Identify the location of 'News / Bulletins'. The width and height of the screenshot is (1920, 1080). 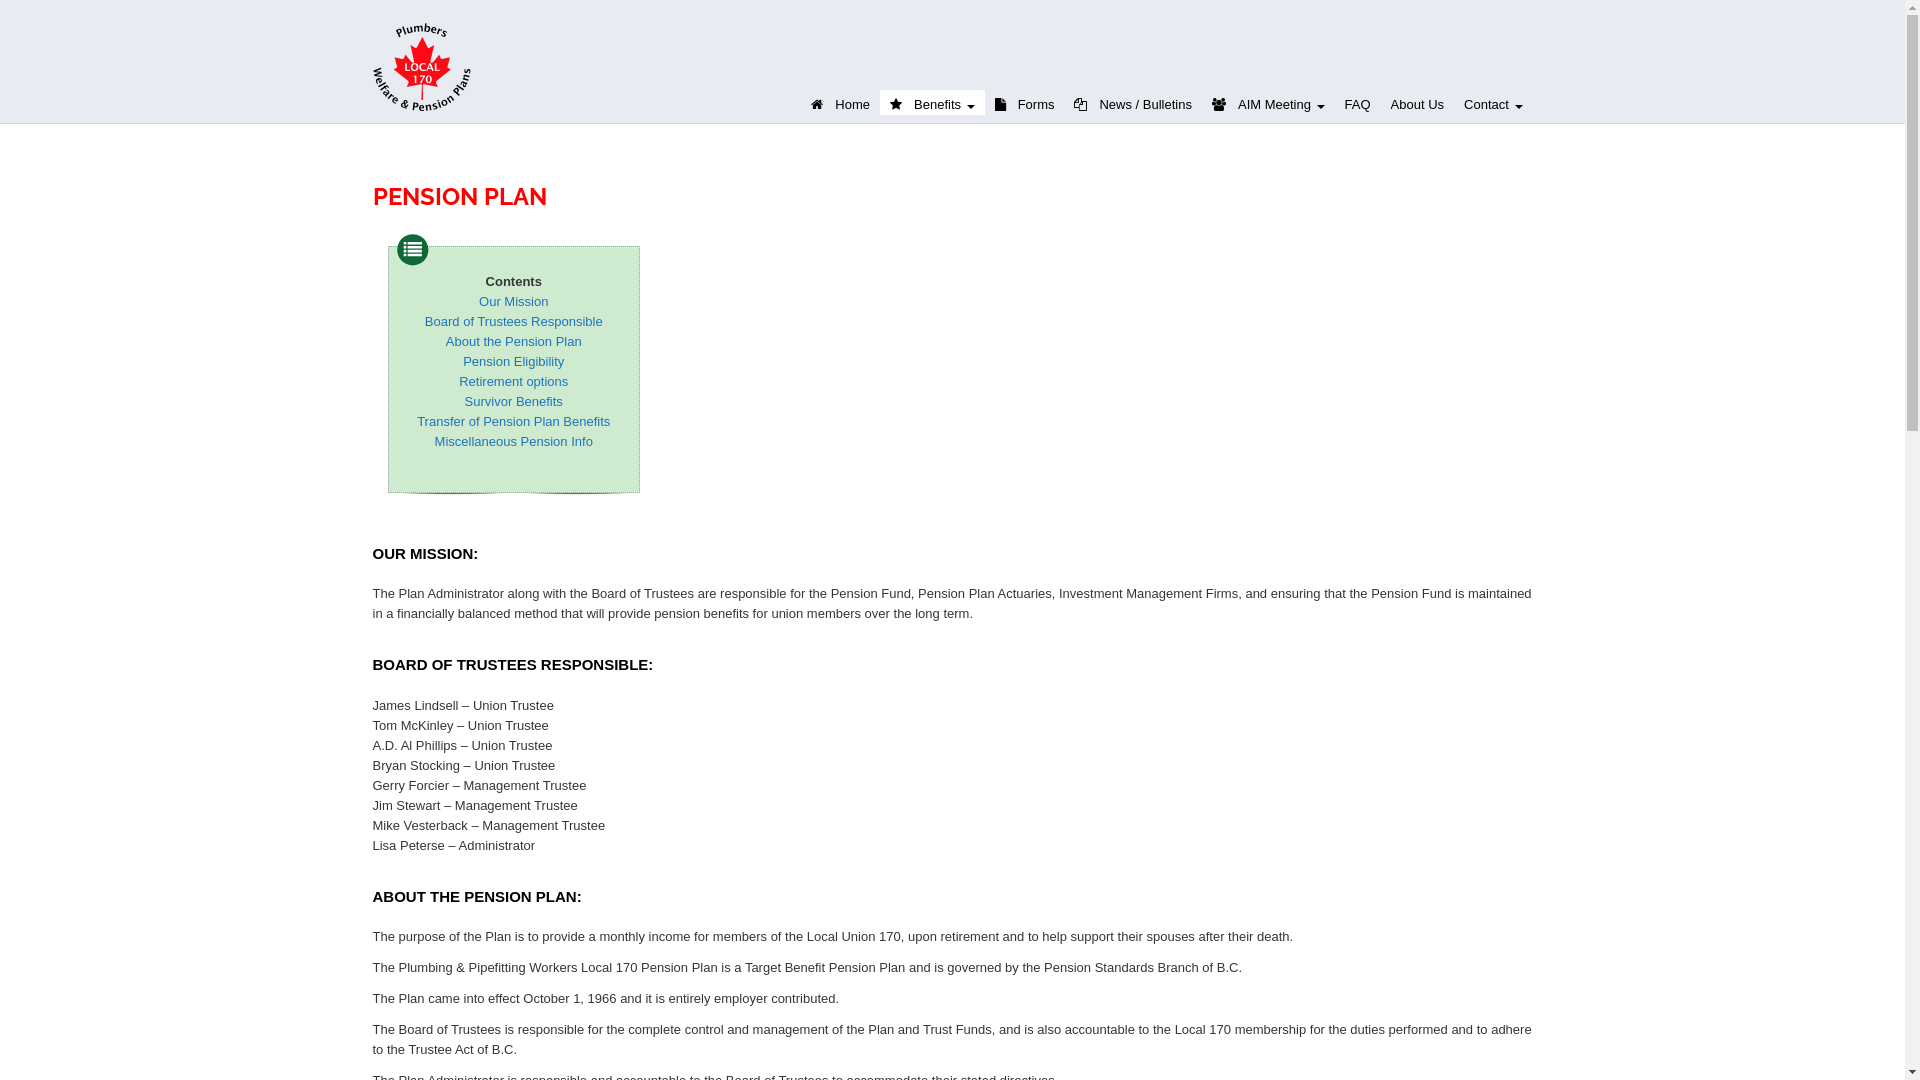
(1132, 102).